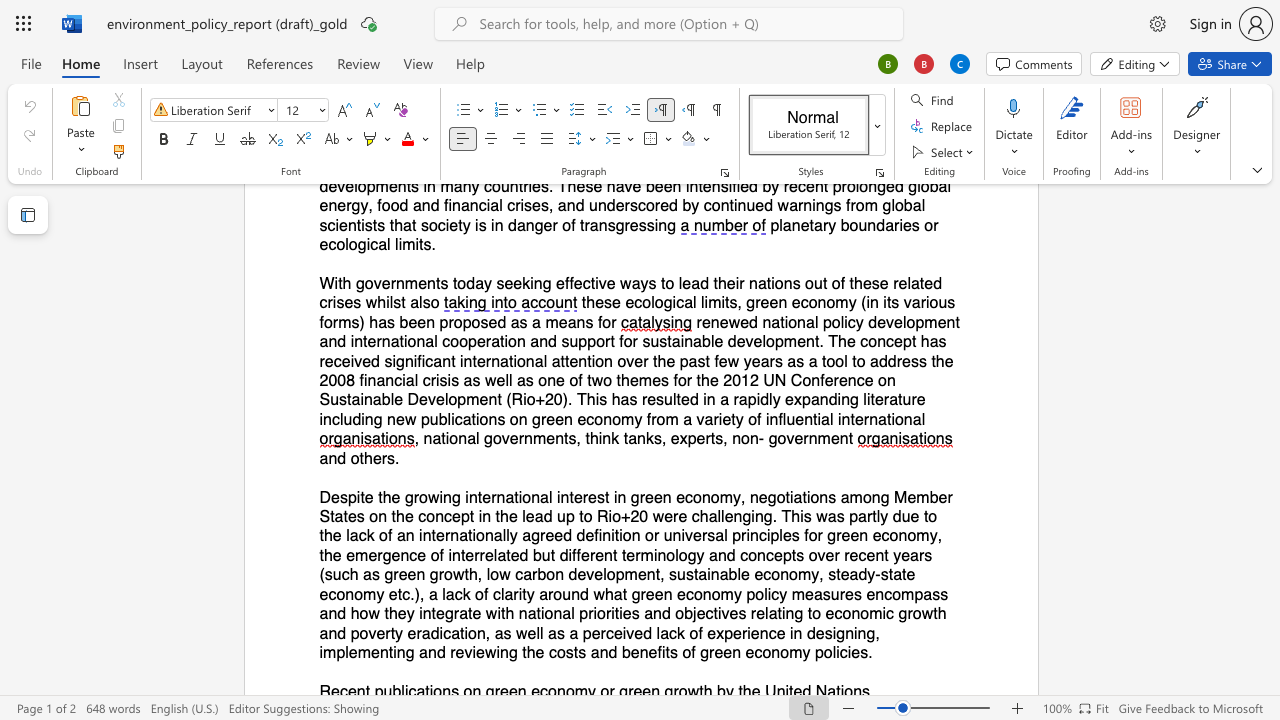  Describe the element at coordinates (377, 458) in the screenshot. I see `the 1th character "e" in the text` at that location.